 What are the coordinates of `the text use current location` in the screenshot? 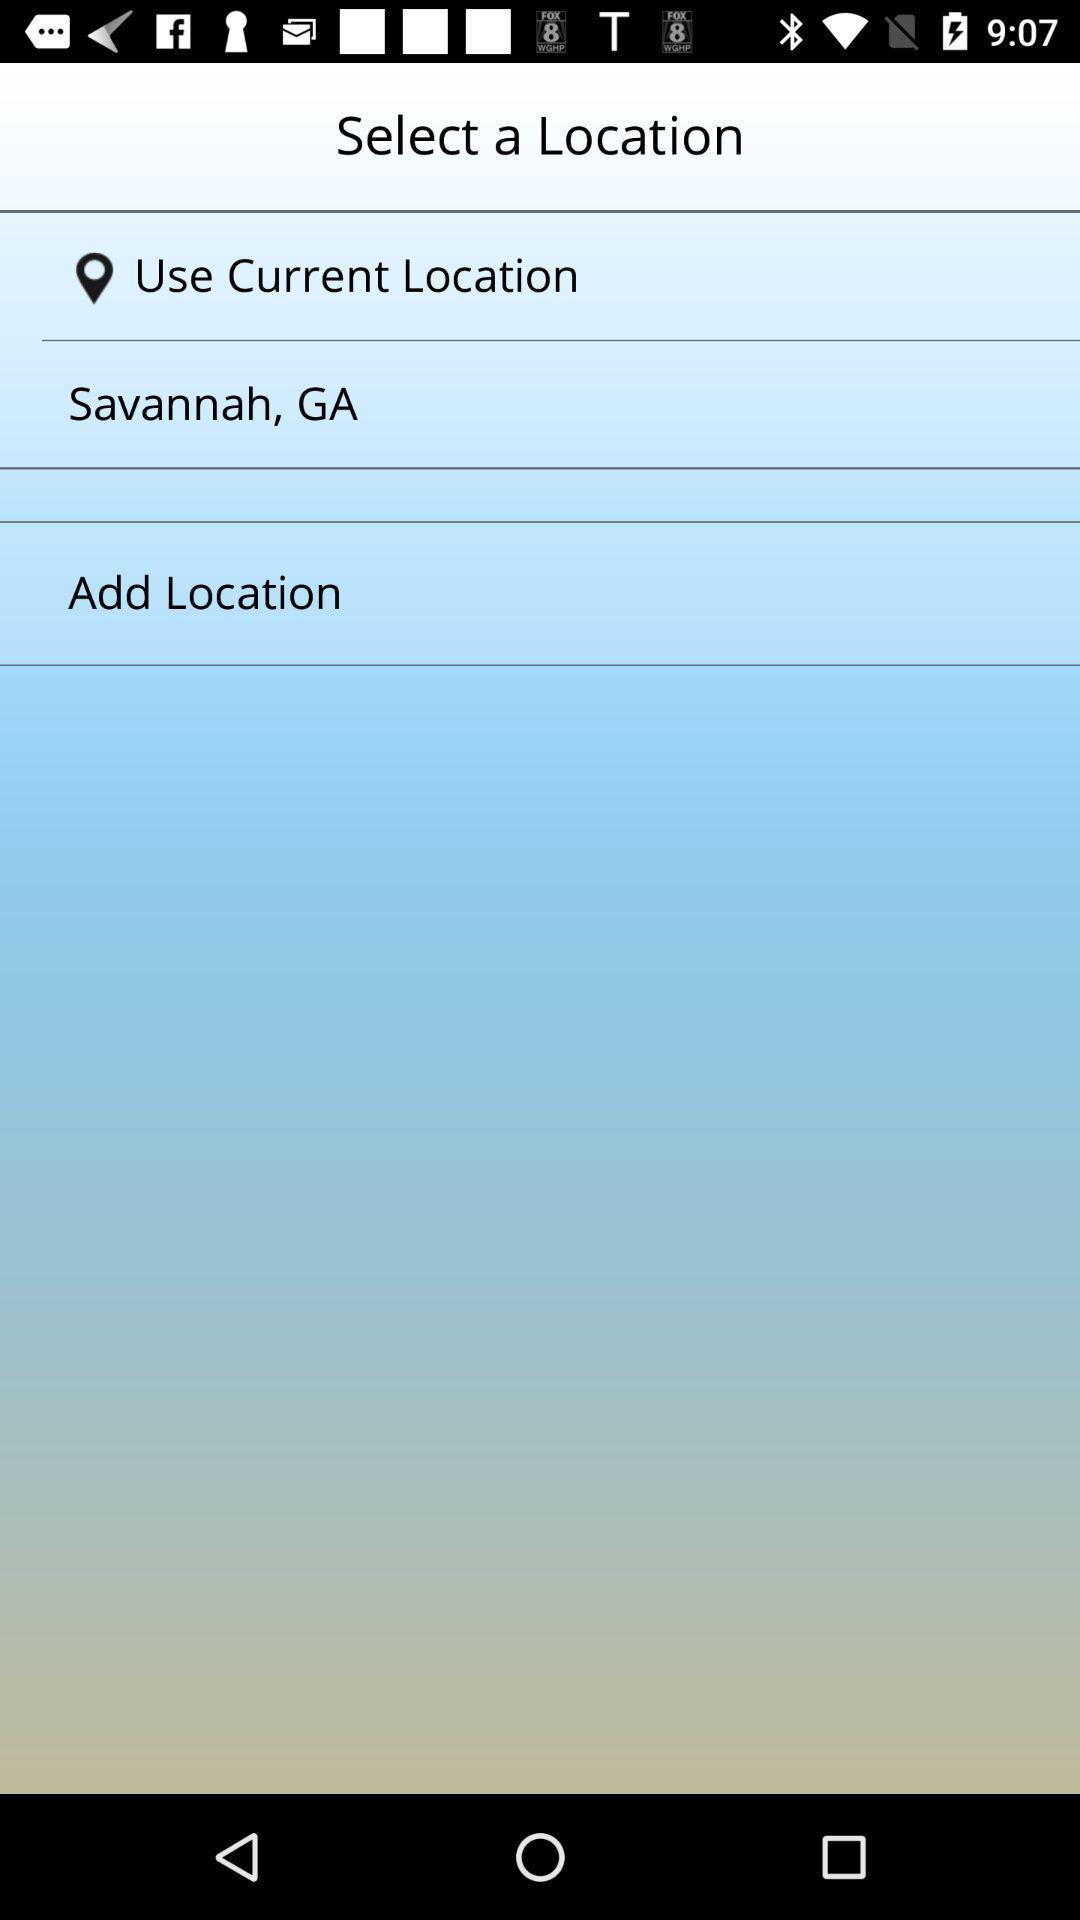 It's located at (547, 275).